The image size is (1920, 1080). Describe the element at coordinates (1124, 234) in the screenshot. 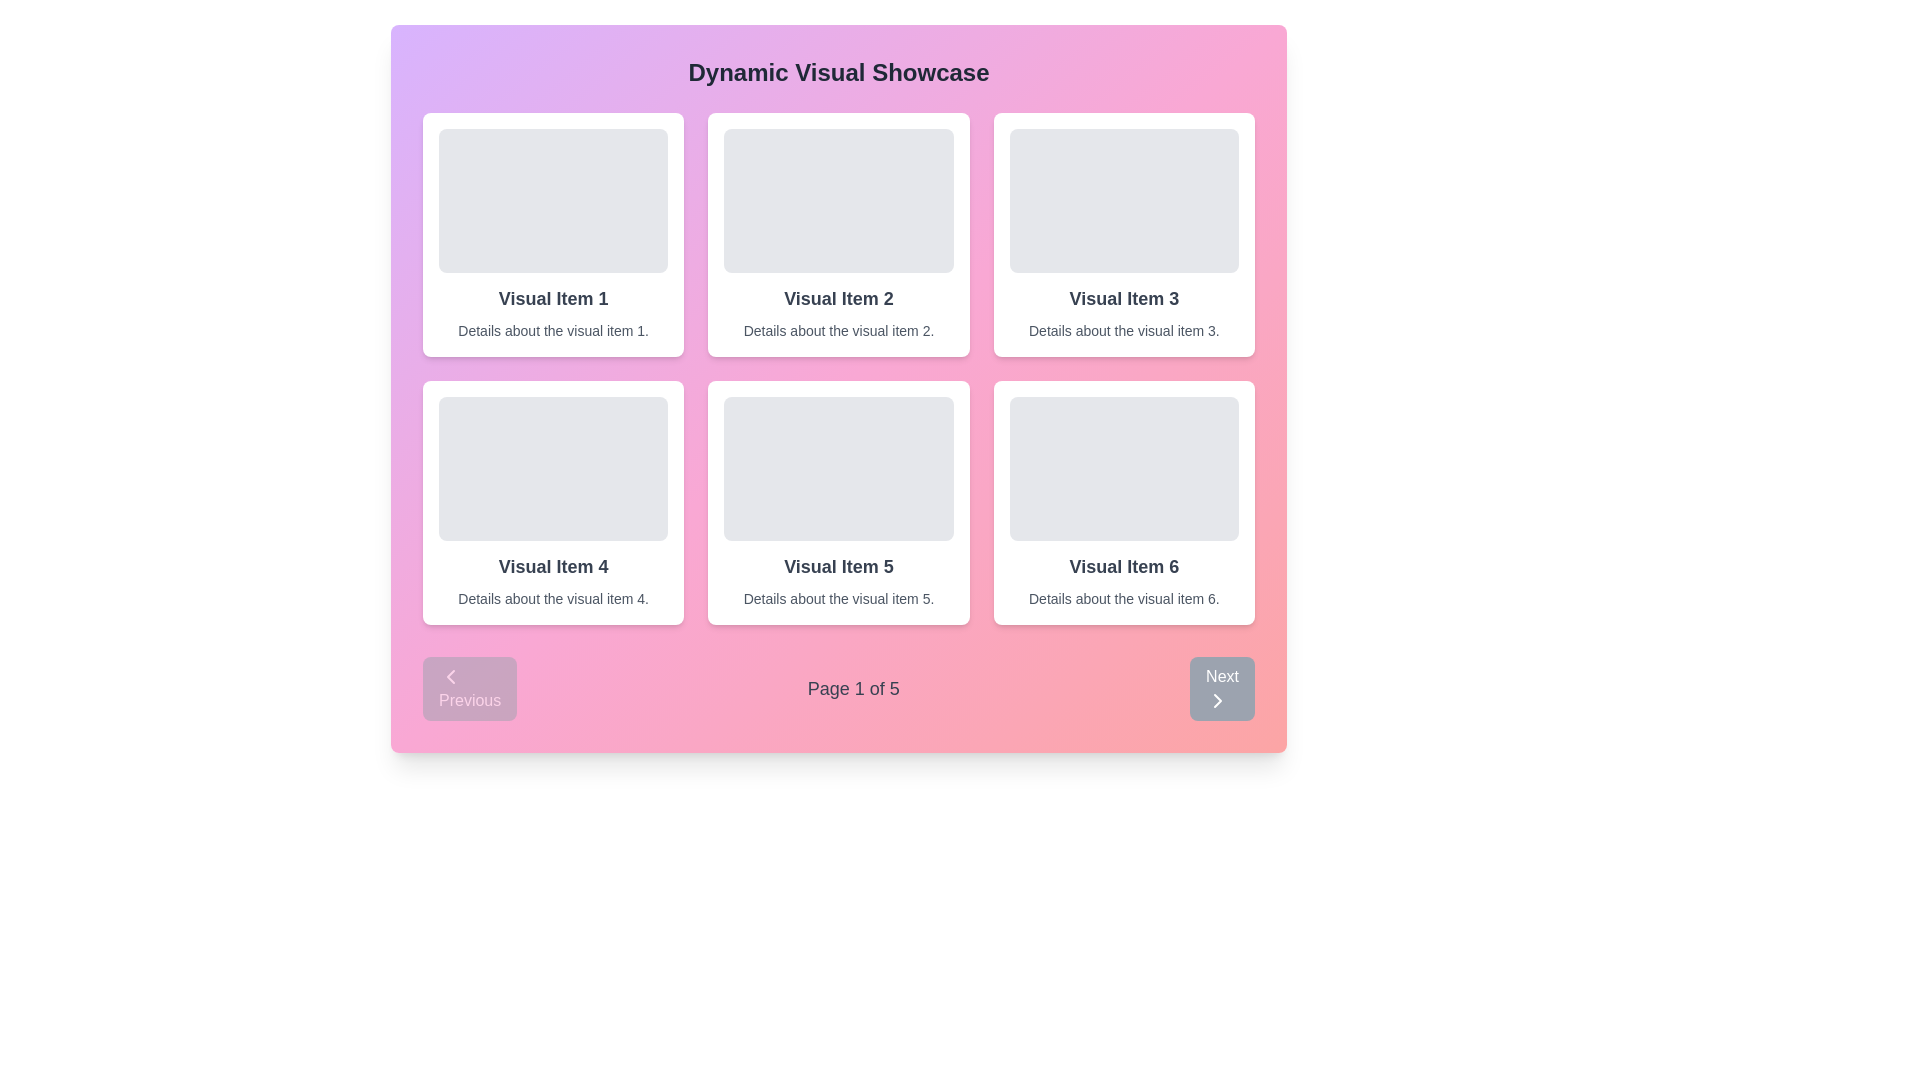

I see `the card component displaying 'Visual Item 3' with a white background and a gray image placeholder, positioned in the top-right corner of the grid layout` at that location.